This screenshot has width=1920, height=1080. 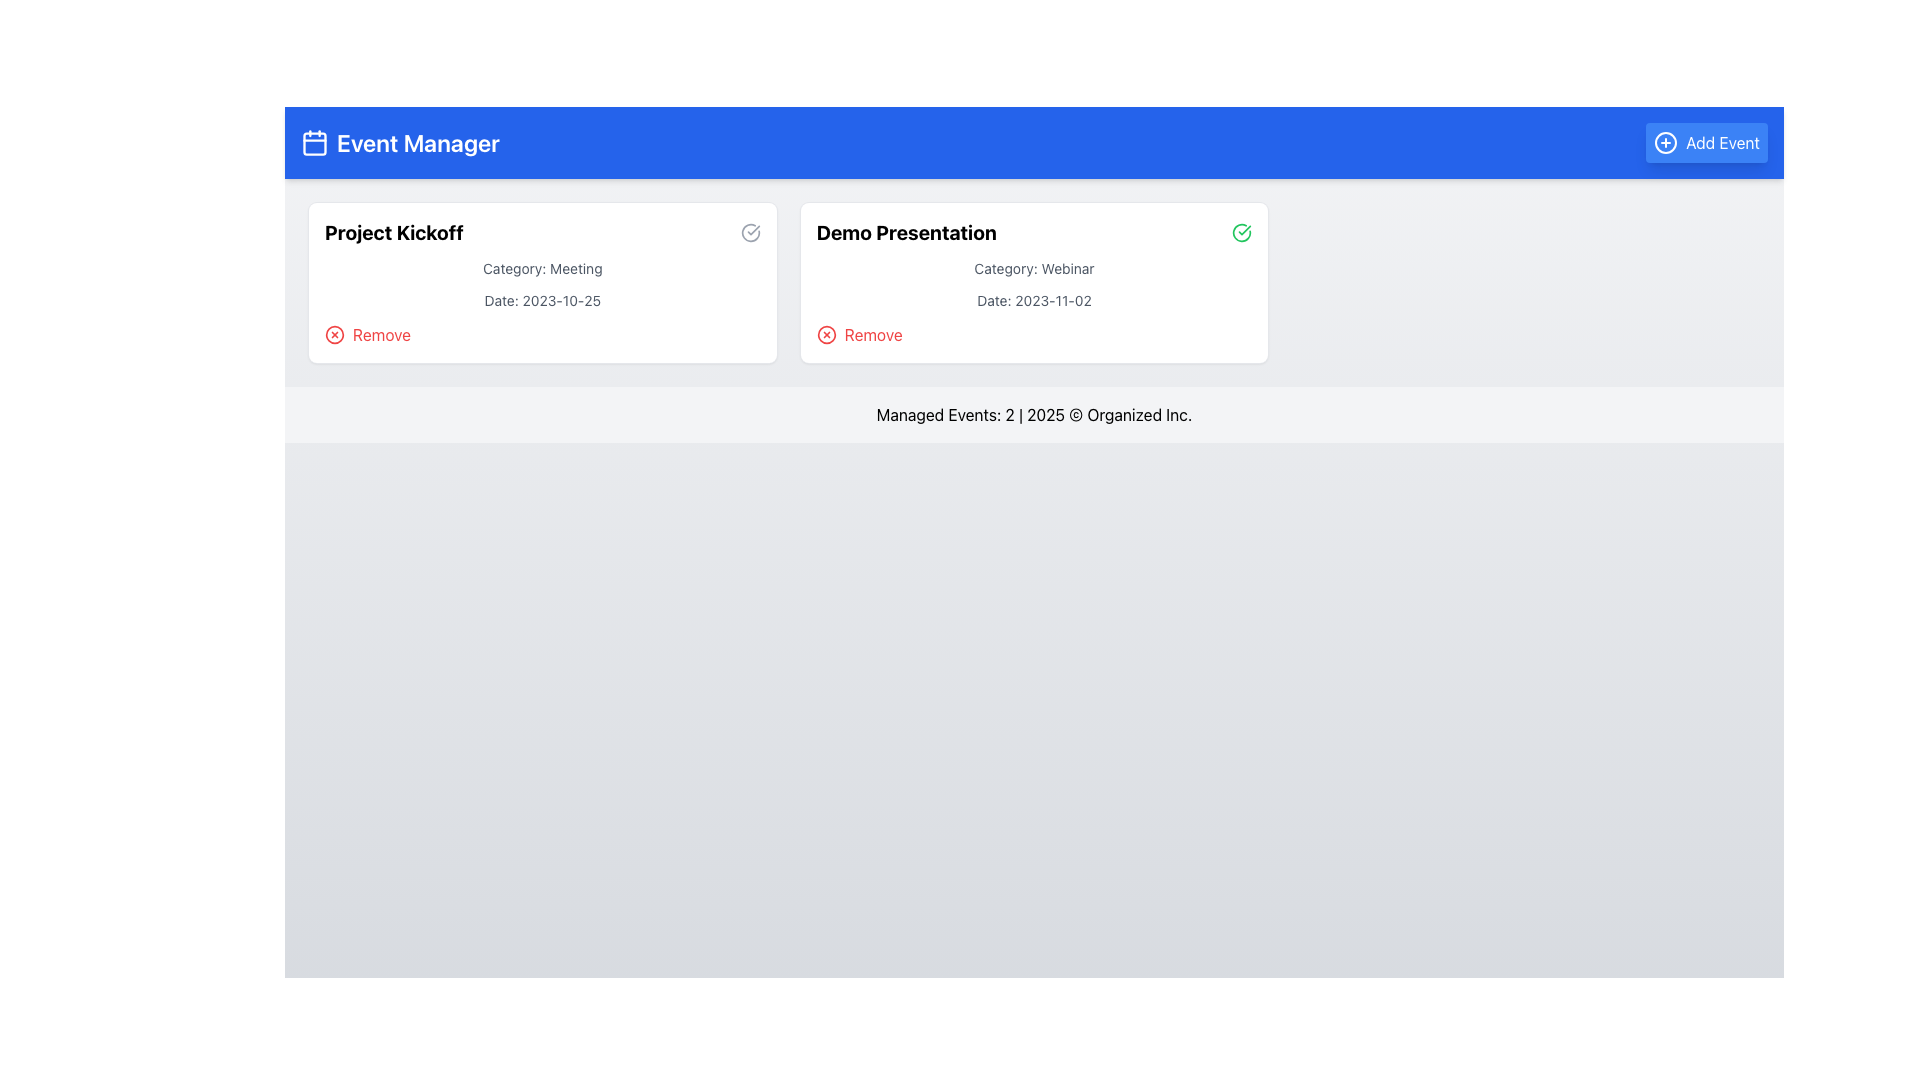 What do you see at coordinates (368, 334) in the screenshot?
I see `the red 'Remove' button with an 'X' icon located in the bottom-left corner of the 'Project Kickoff' event card` at bounding box center [368, 334].